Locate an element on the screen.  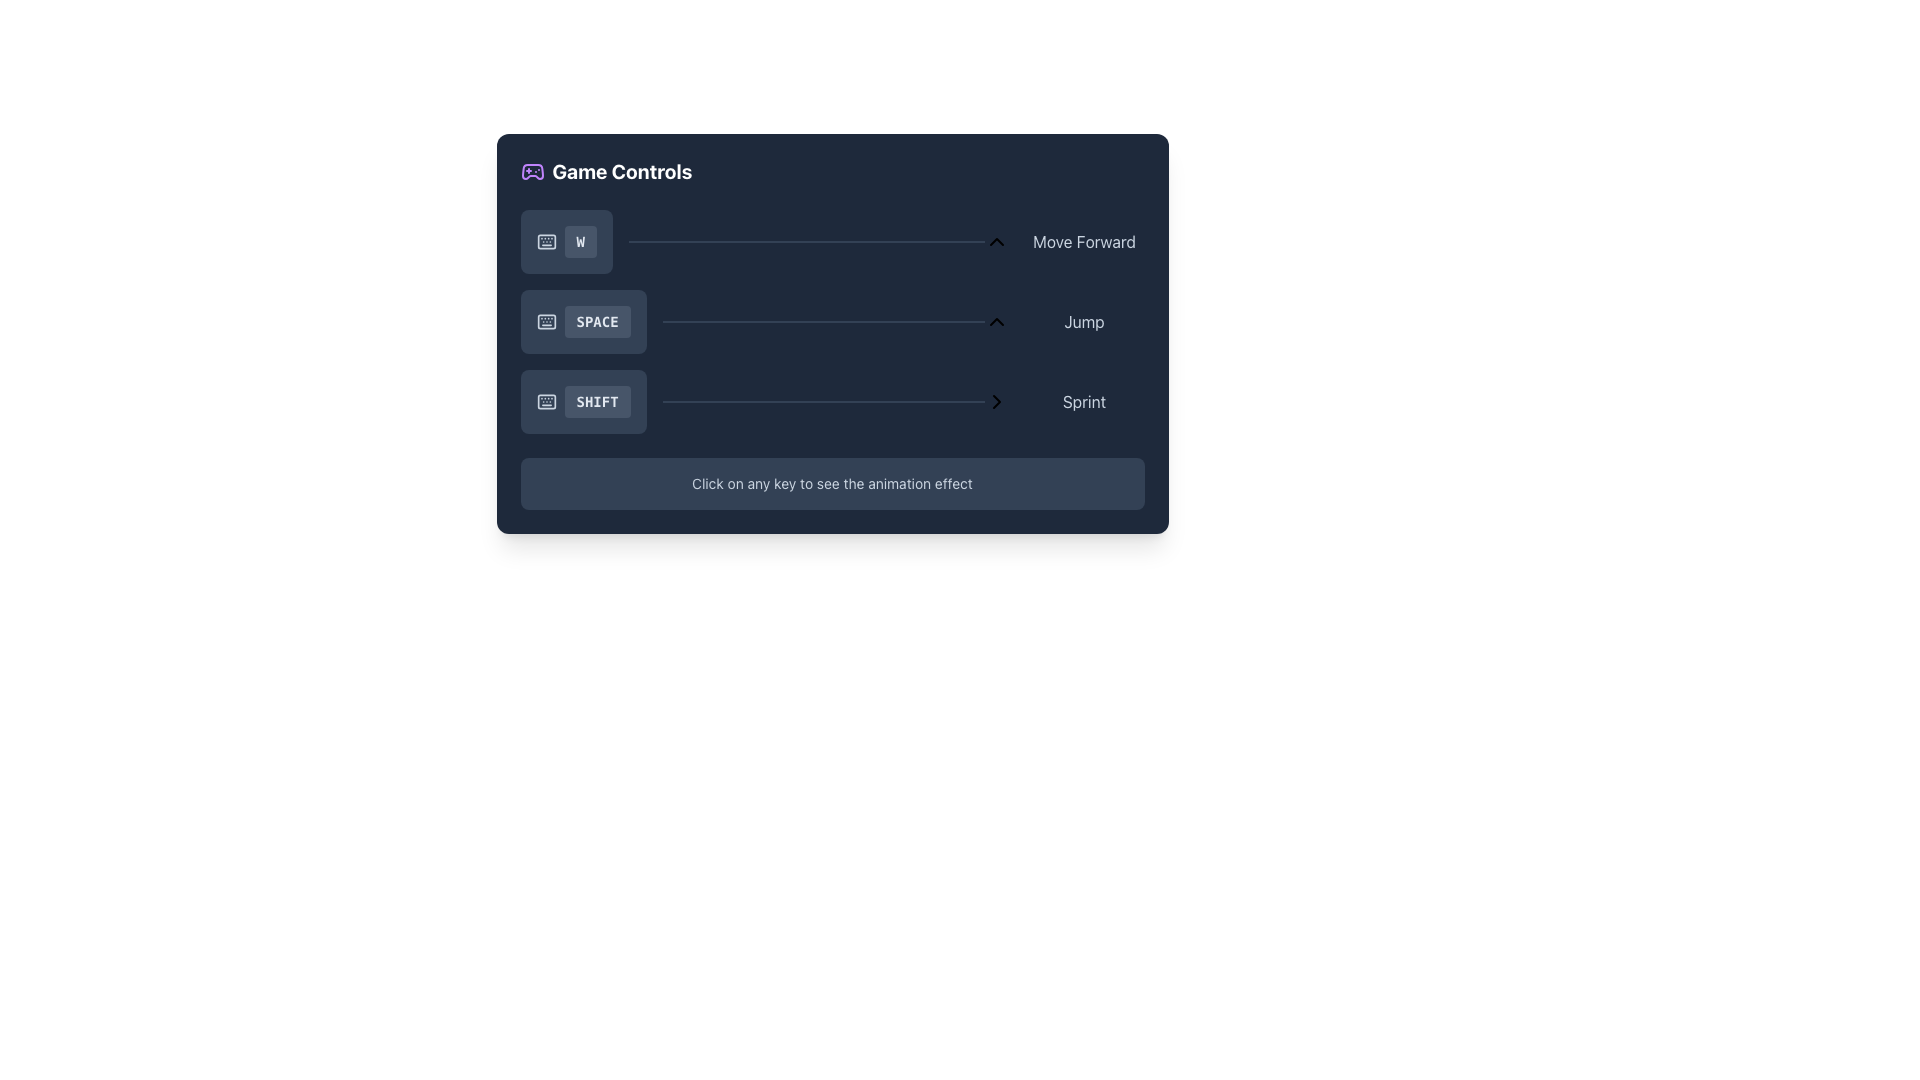
the slider is located at coordinates (849, 241).